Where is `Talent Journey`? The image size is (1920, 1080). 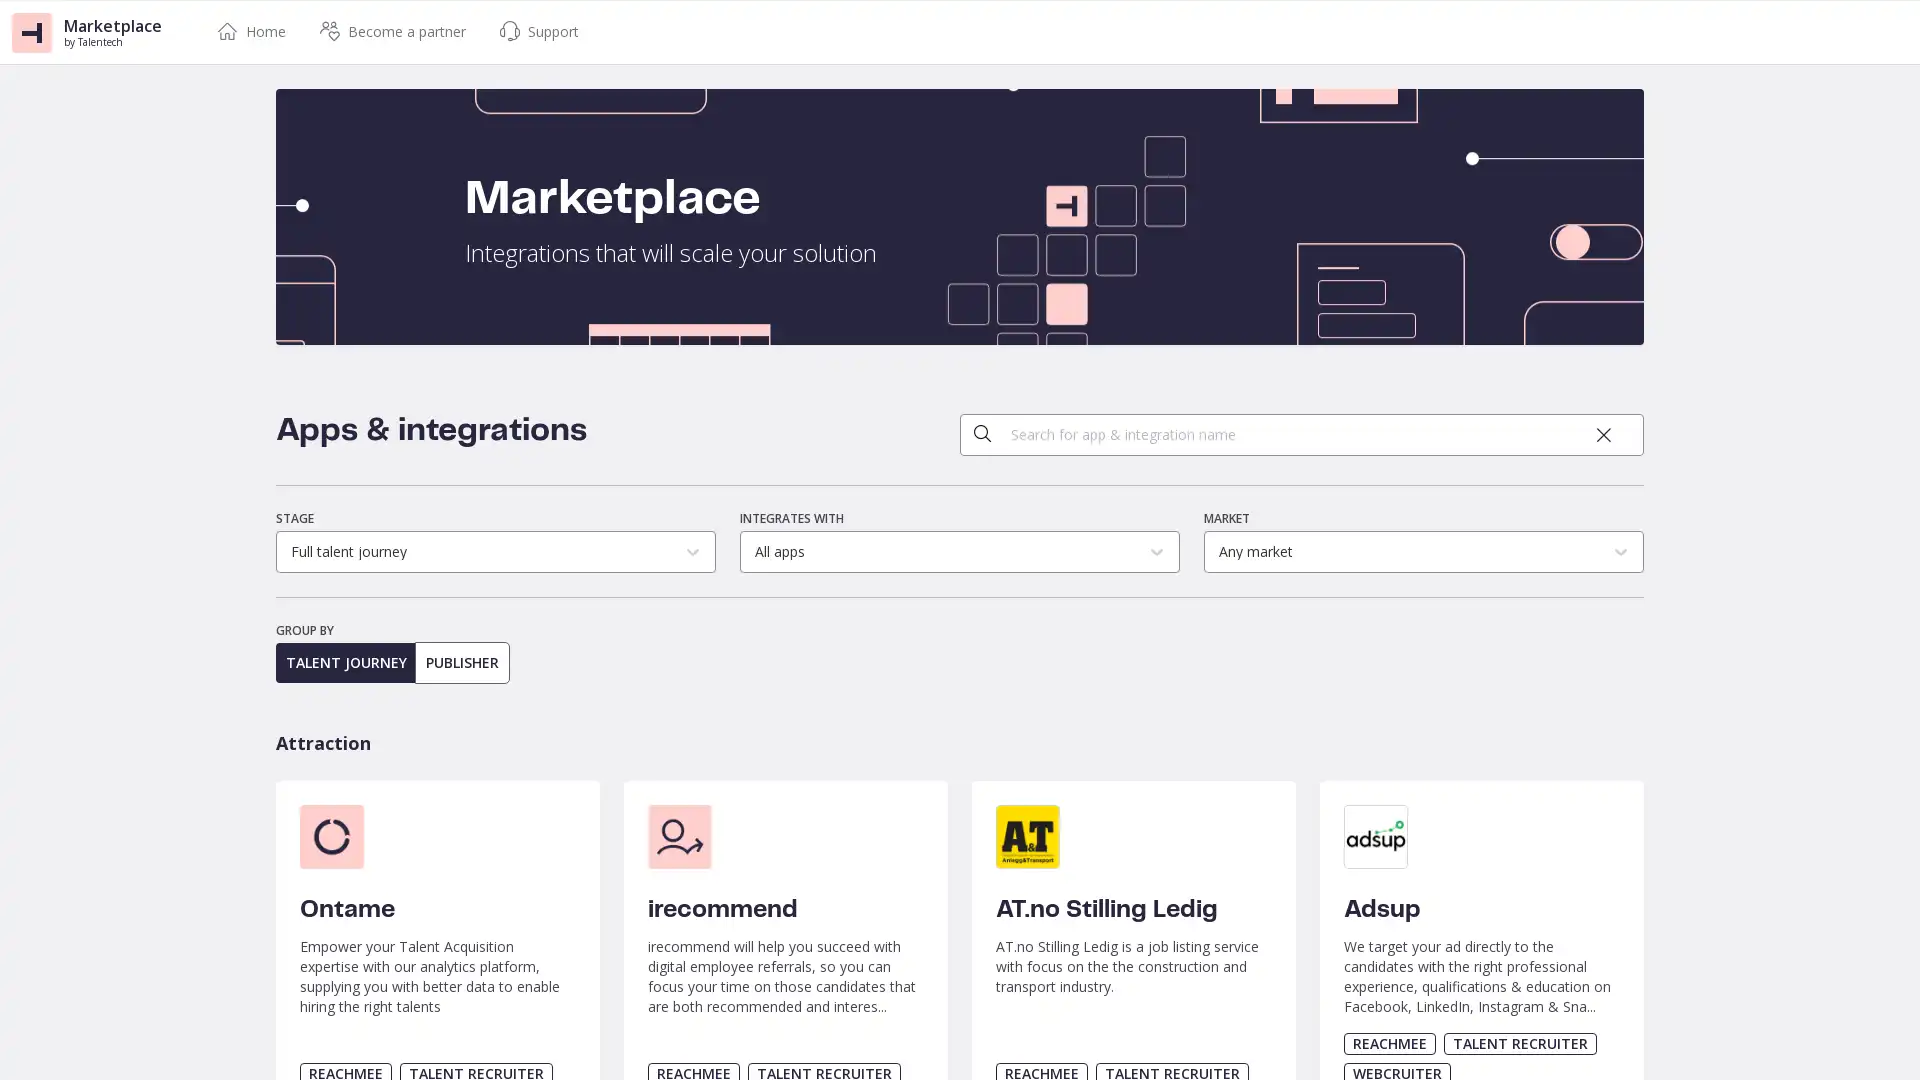
Talent Journey is located at coordinates (346, 663).